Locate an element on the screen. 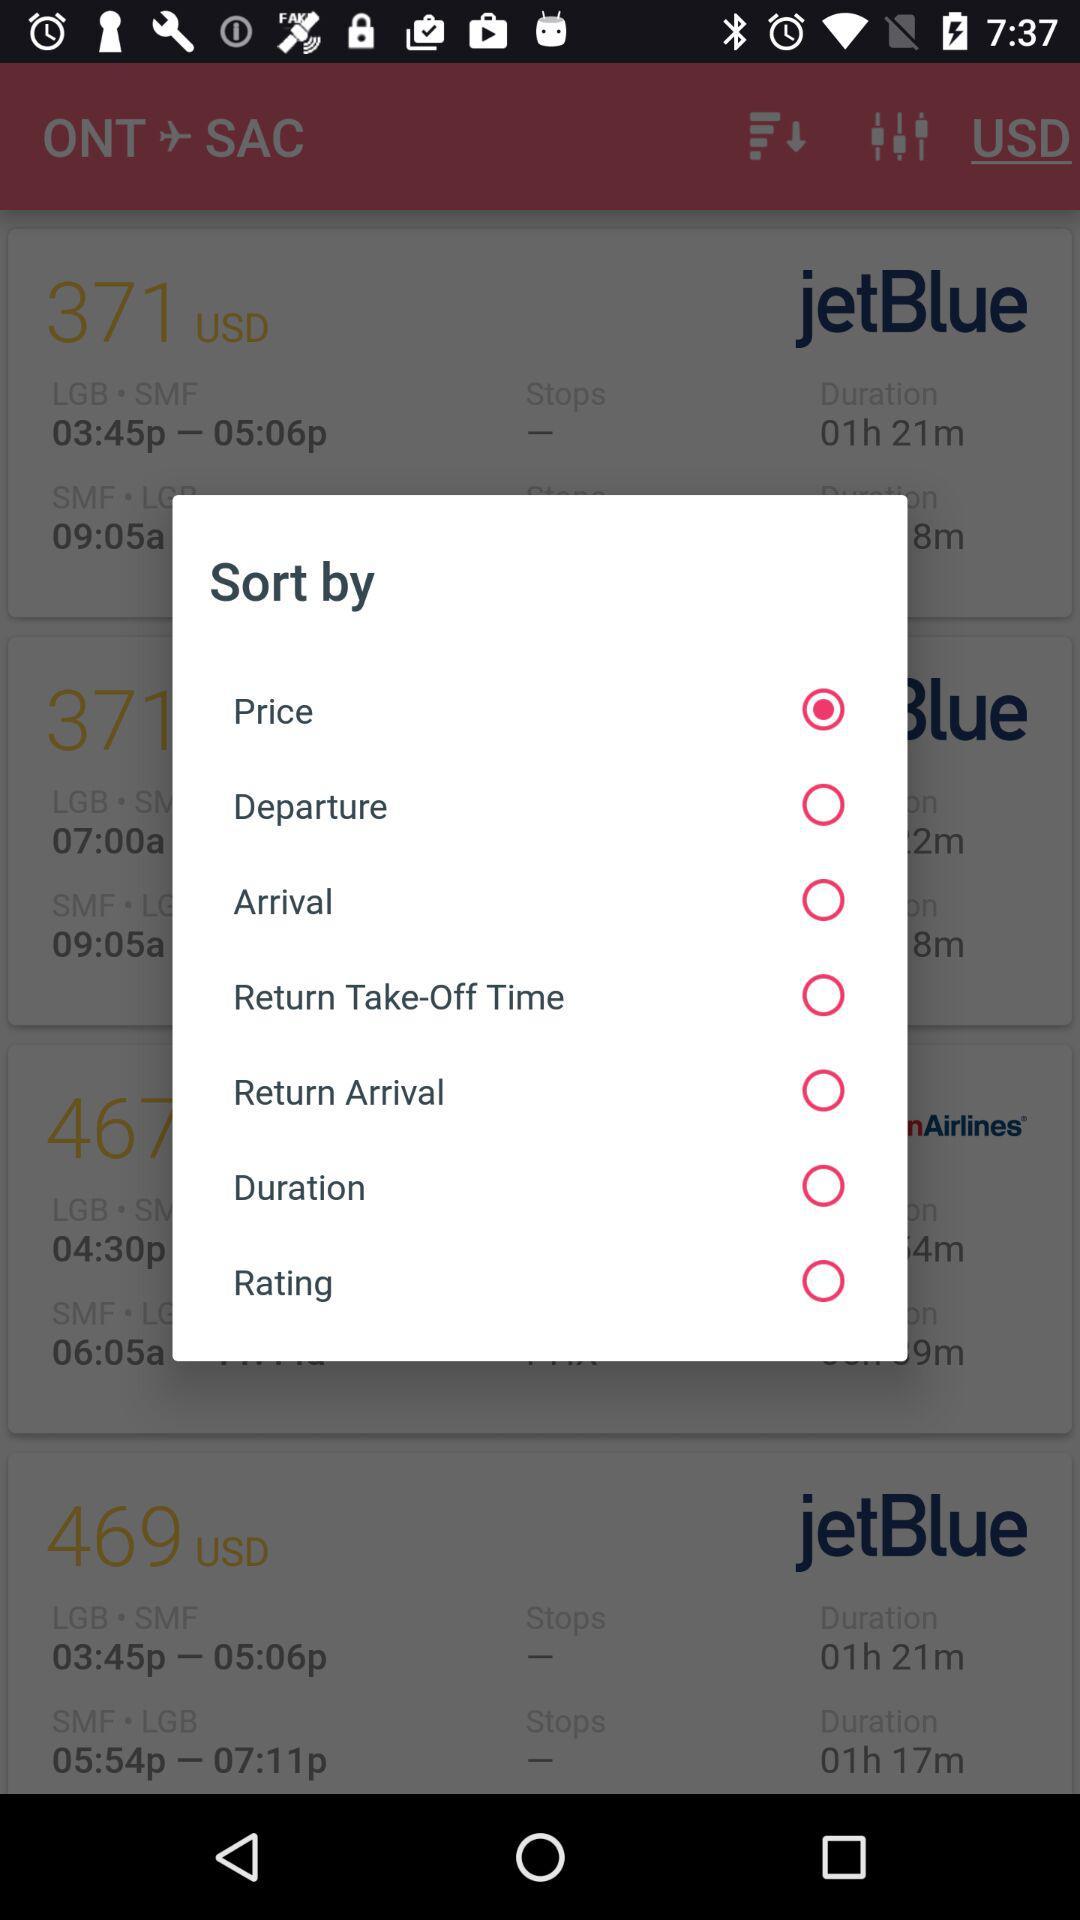  duration is located at coordinates (537, 1186).